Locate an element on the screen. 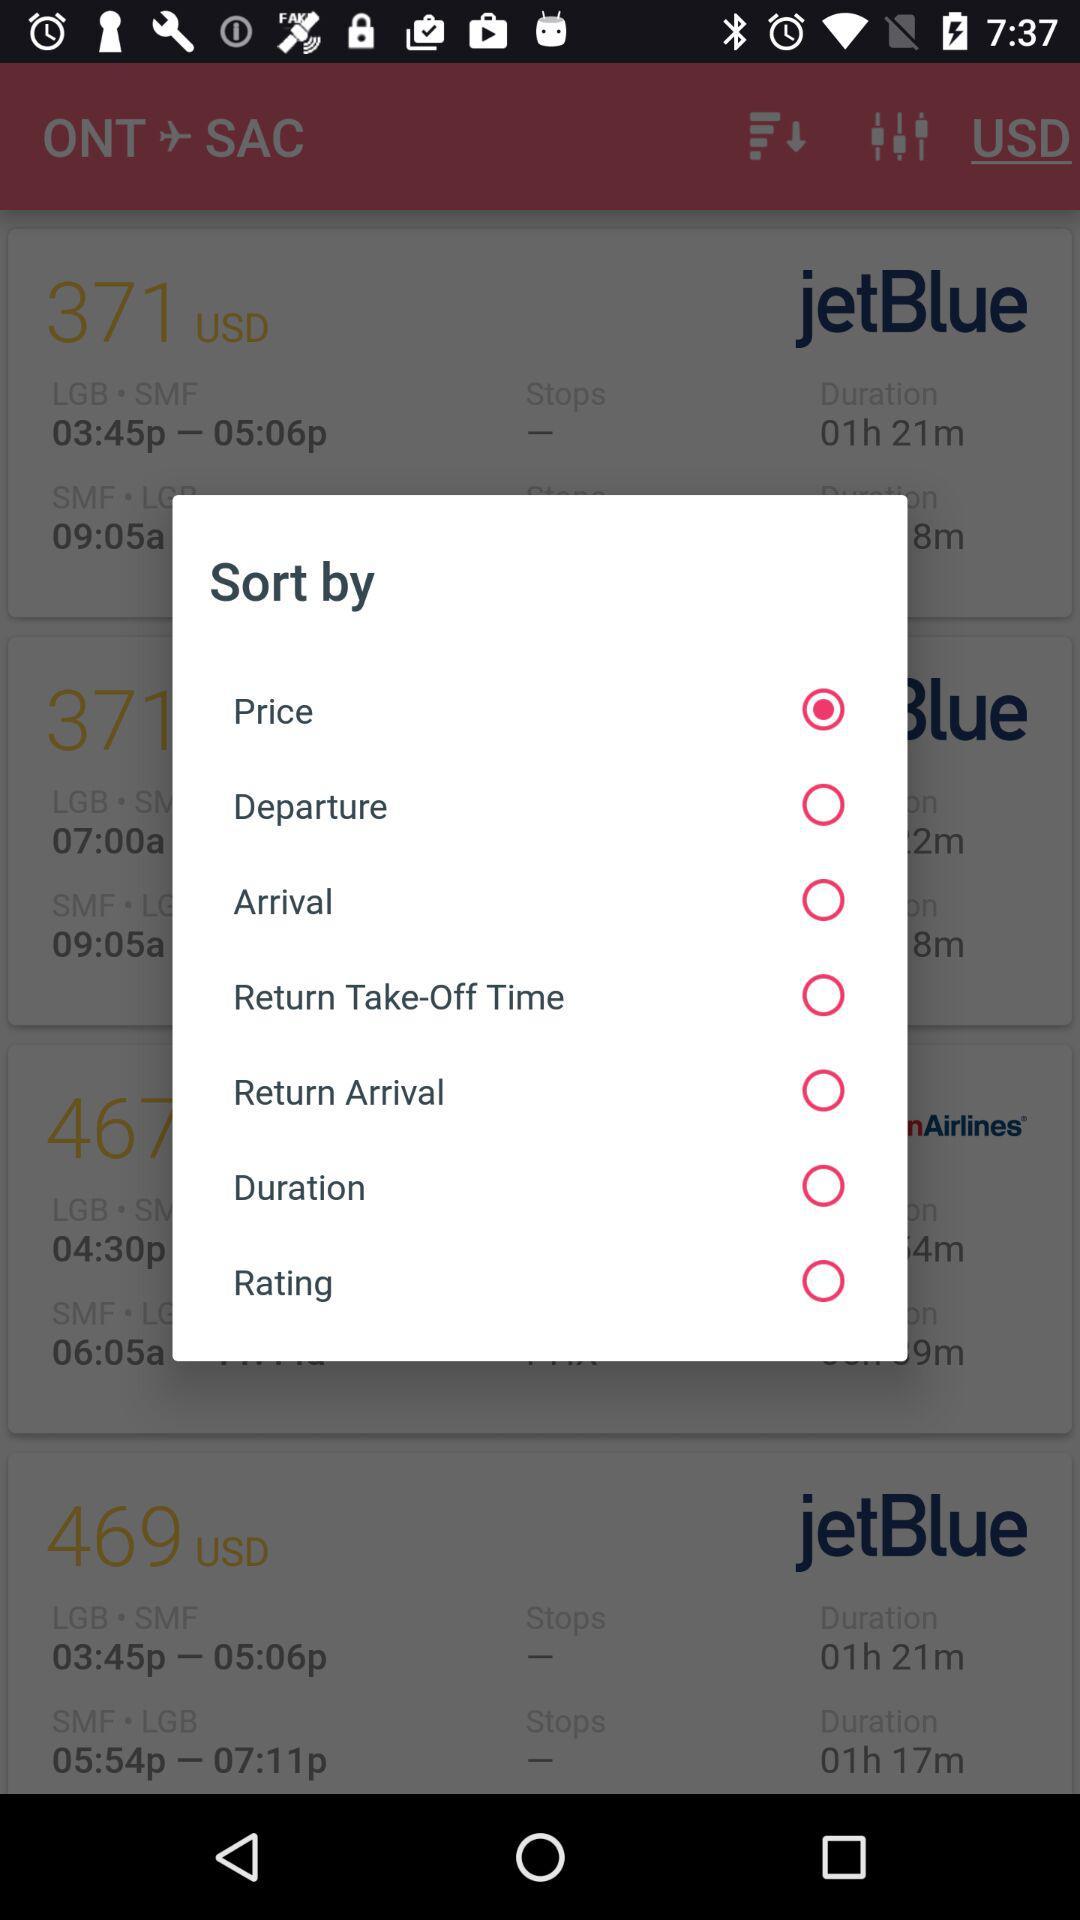  duration is located at coordinates (537, 1186).